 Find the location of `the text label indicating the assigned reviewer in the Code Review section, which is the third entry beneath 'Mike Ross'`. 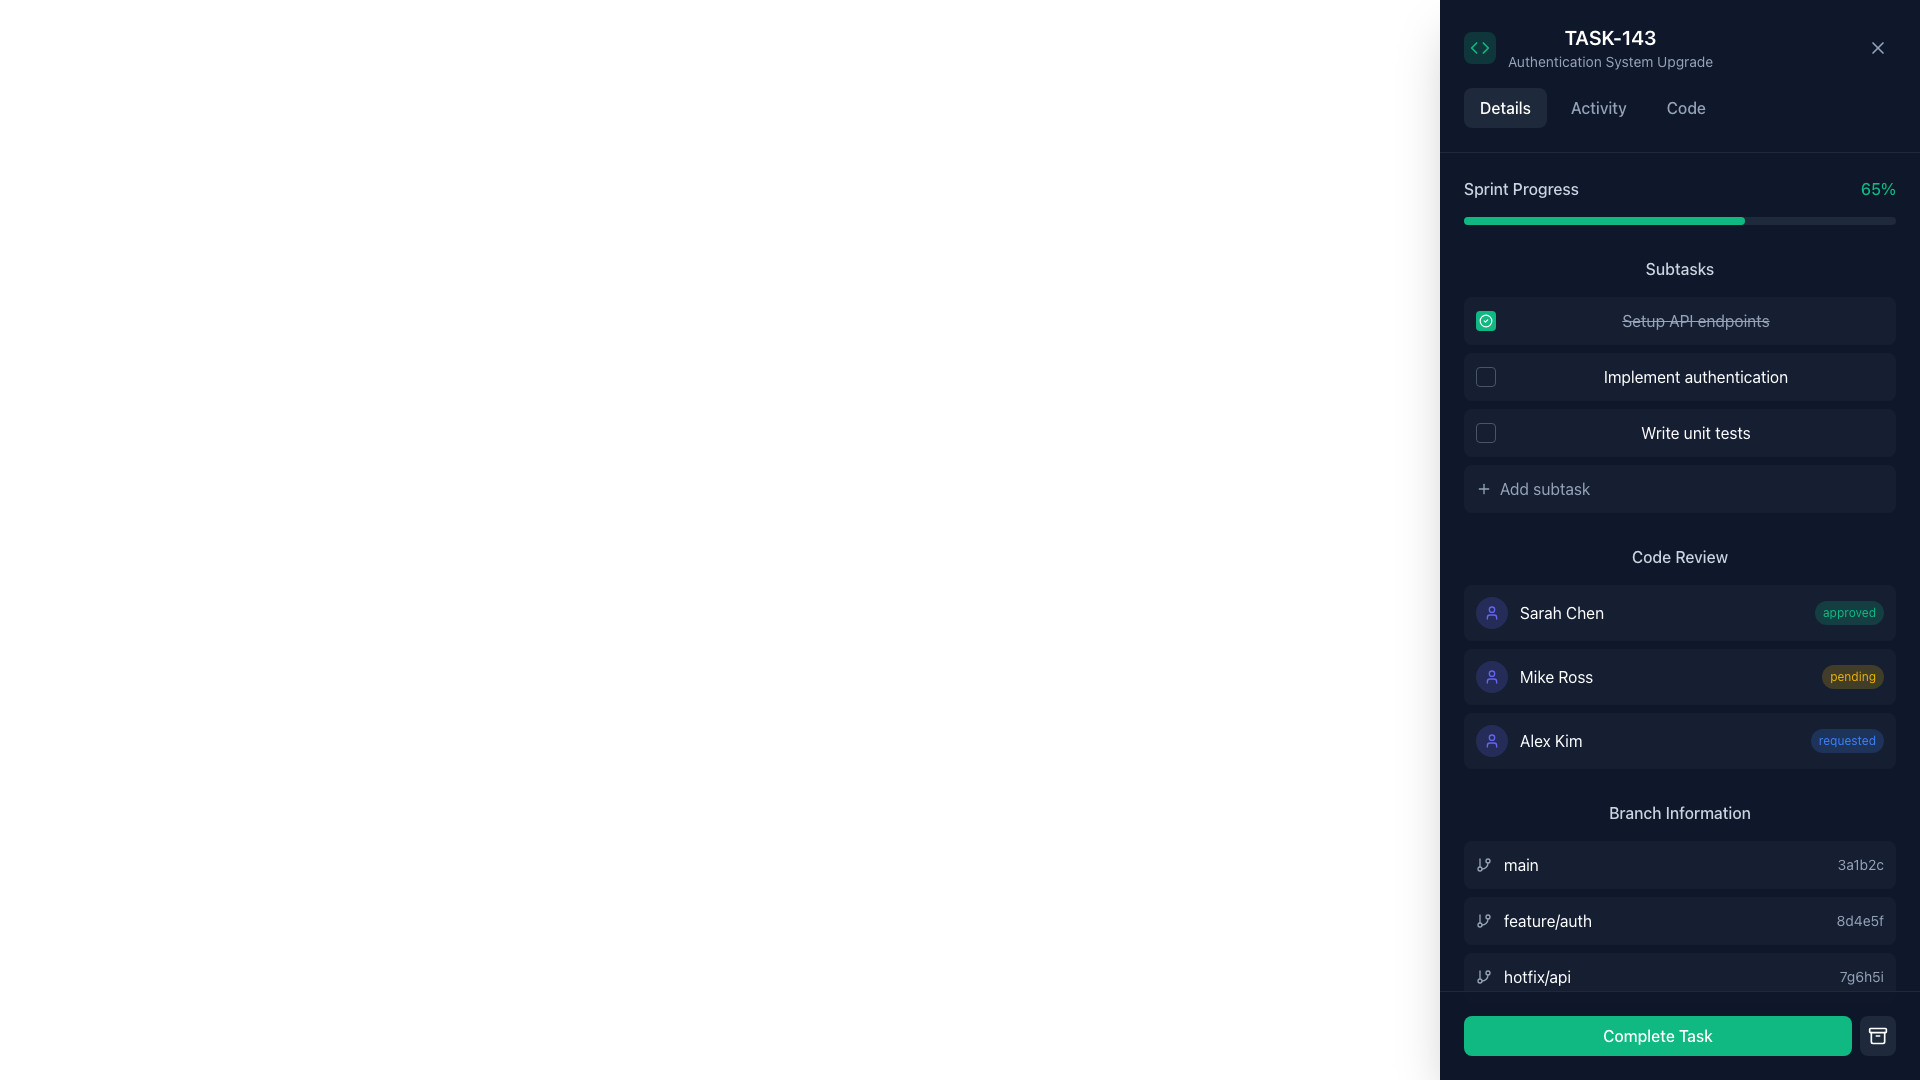

the text label indicating the assigned reviewer in the Code Review section, which is the third entry beneath 'Mike Ross' is located at coordinates (1550, 740).